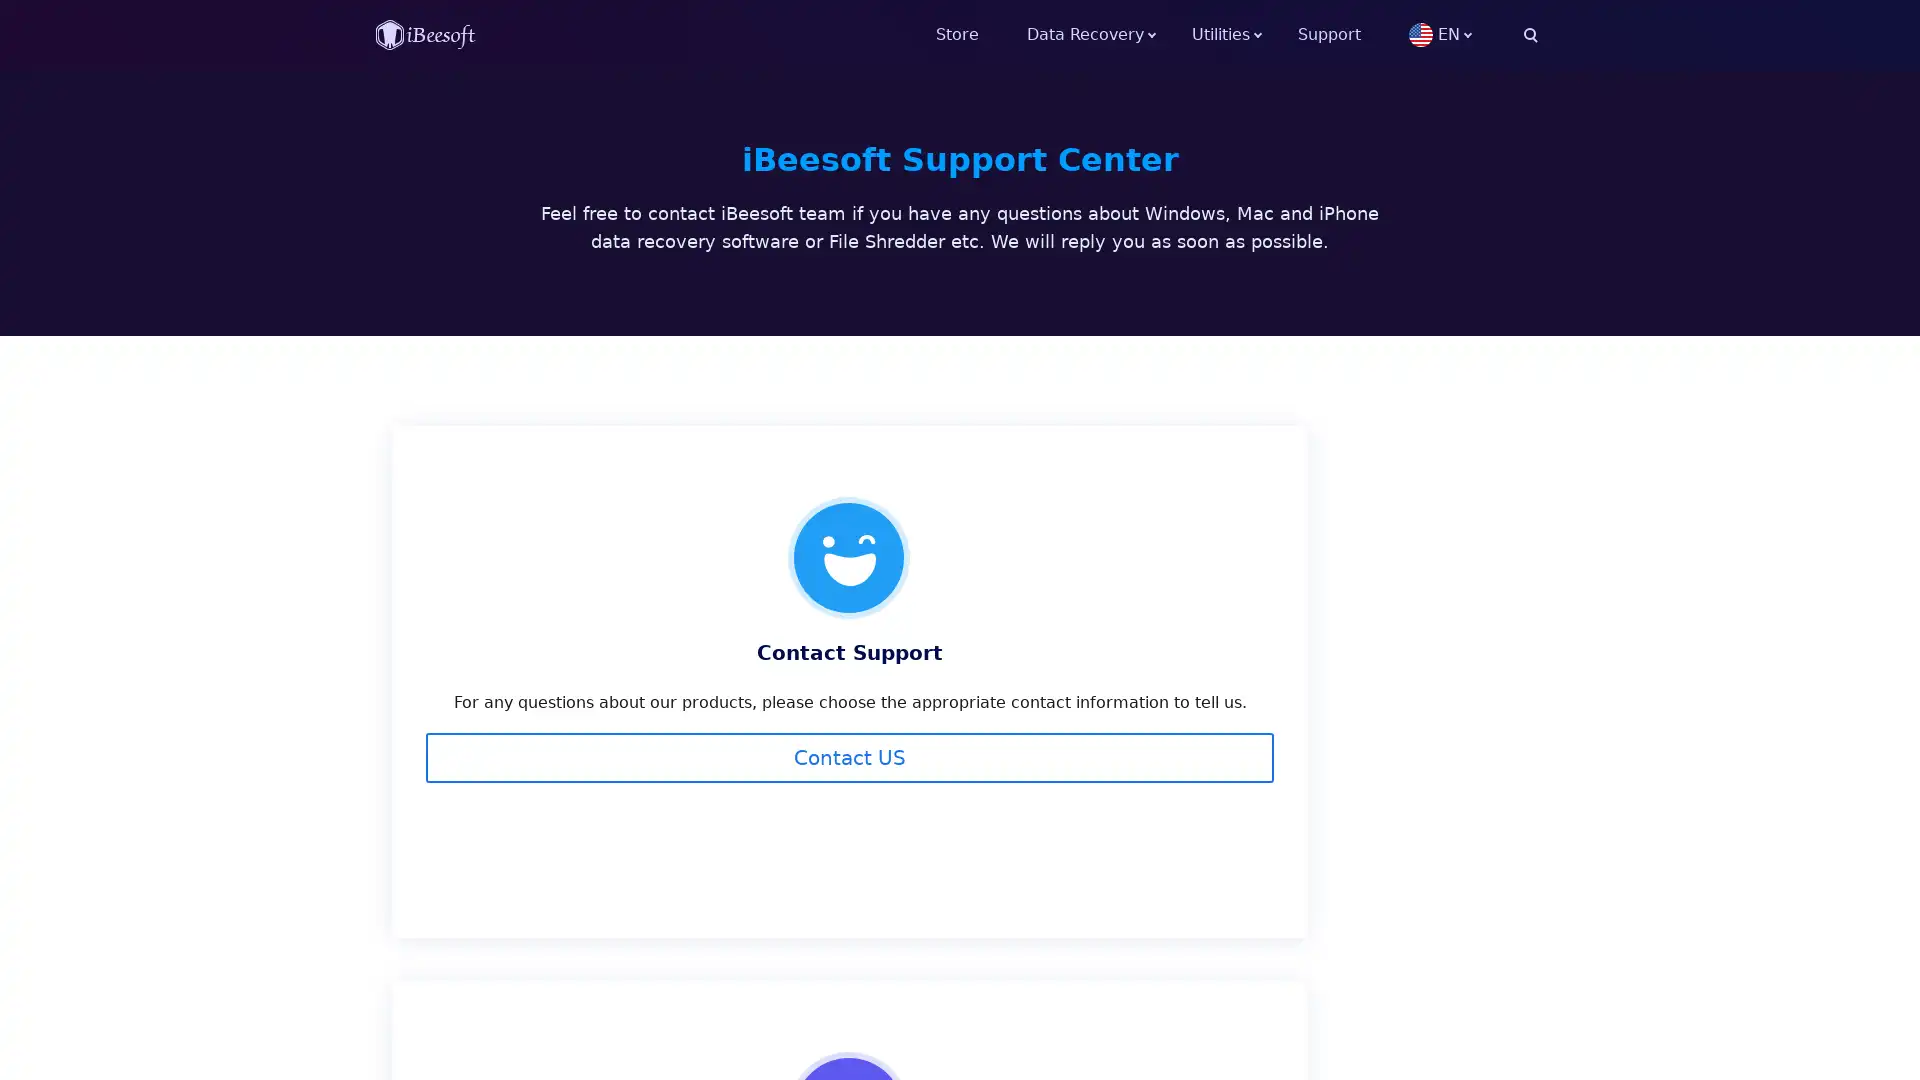 This screenshot has height=1080, width=1920. Describe the element at coordinates (1108, 34) in the screenshot. I see `products` at that location.